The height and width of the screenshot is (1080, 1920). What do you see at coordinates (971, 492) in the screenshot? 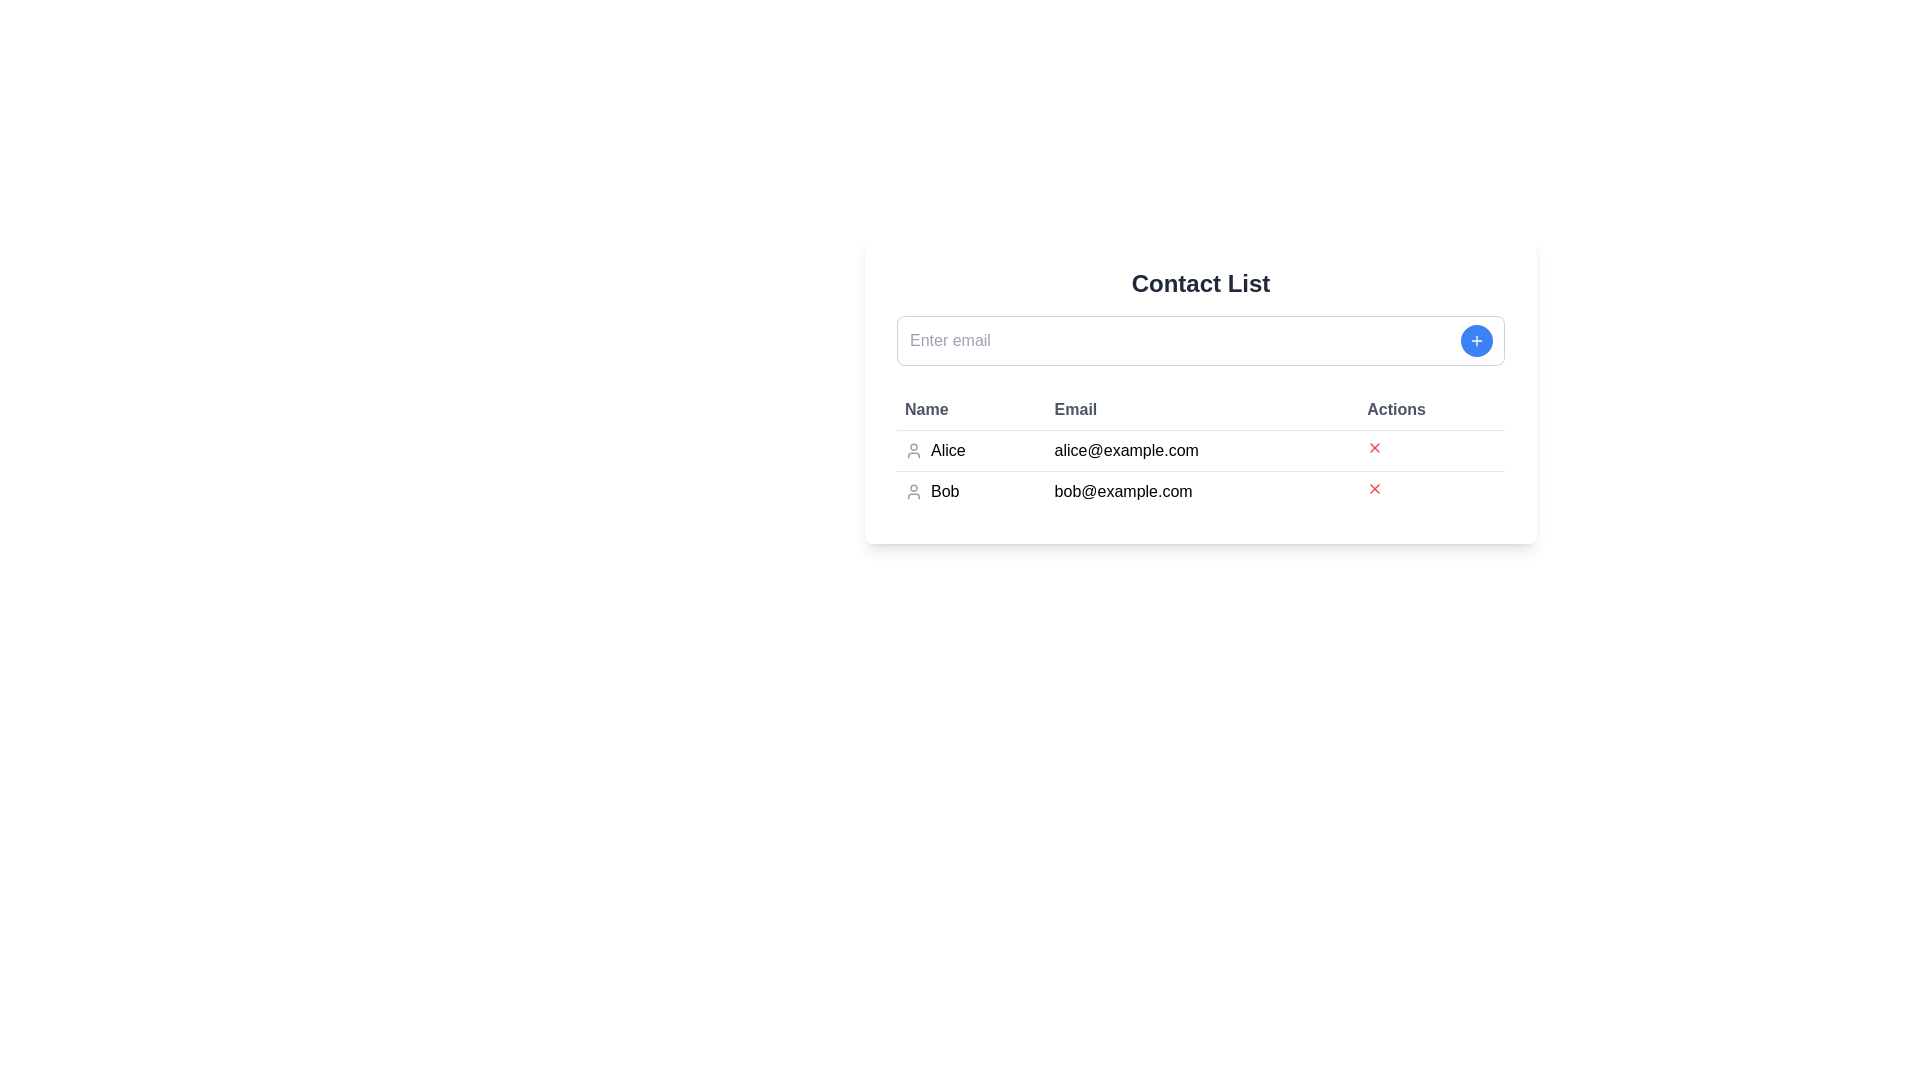
I see `the contact name 'Bob' located` at bounding box center [971, 492].